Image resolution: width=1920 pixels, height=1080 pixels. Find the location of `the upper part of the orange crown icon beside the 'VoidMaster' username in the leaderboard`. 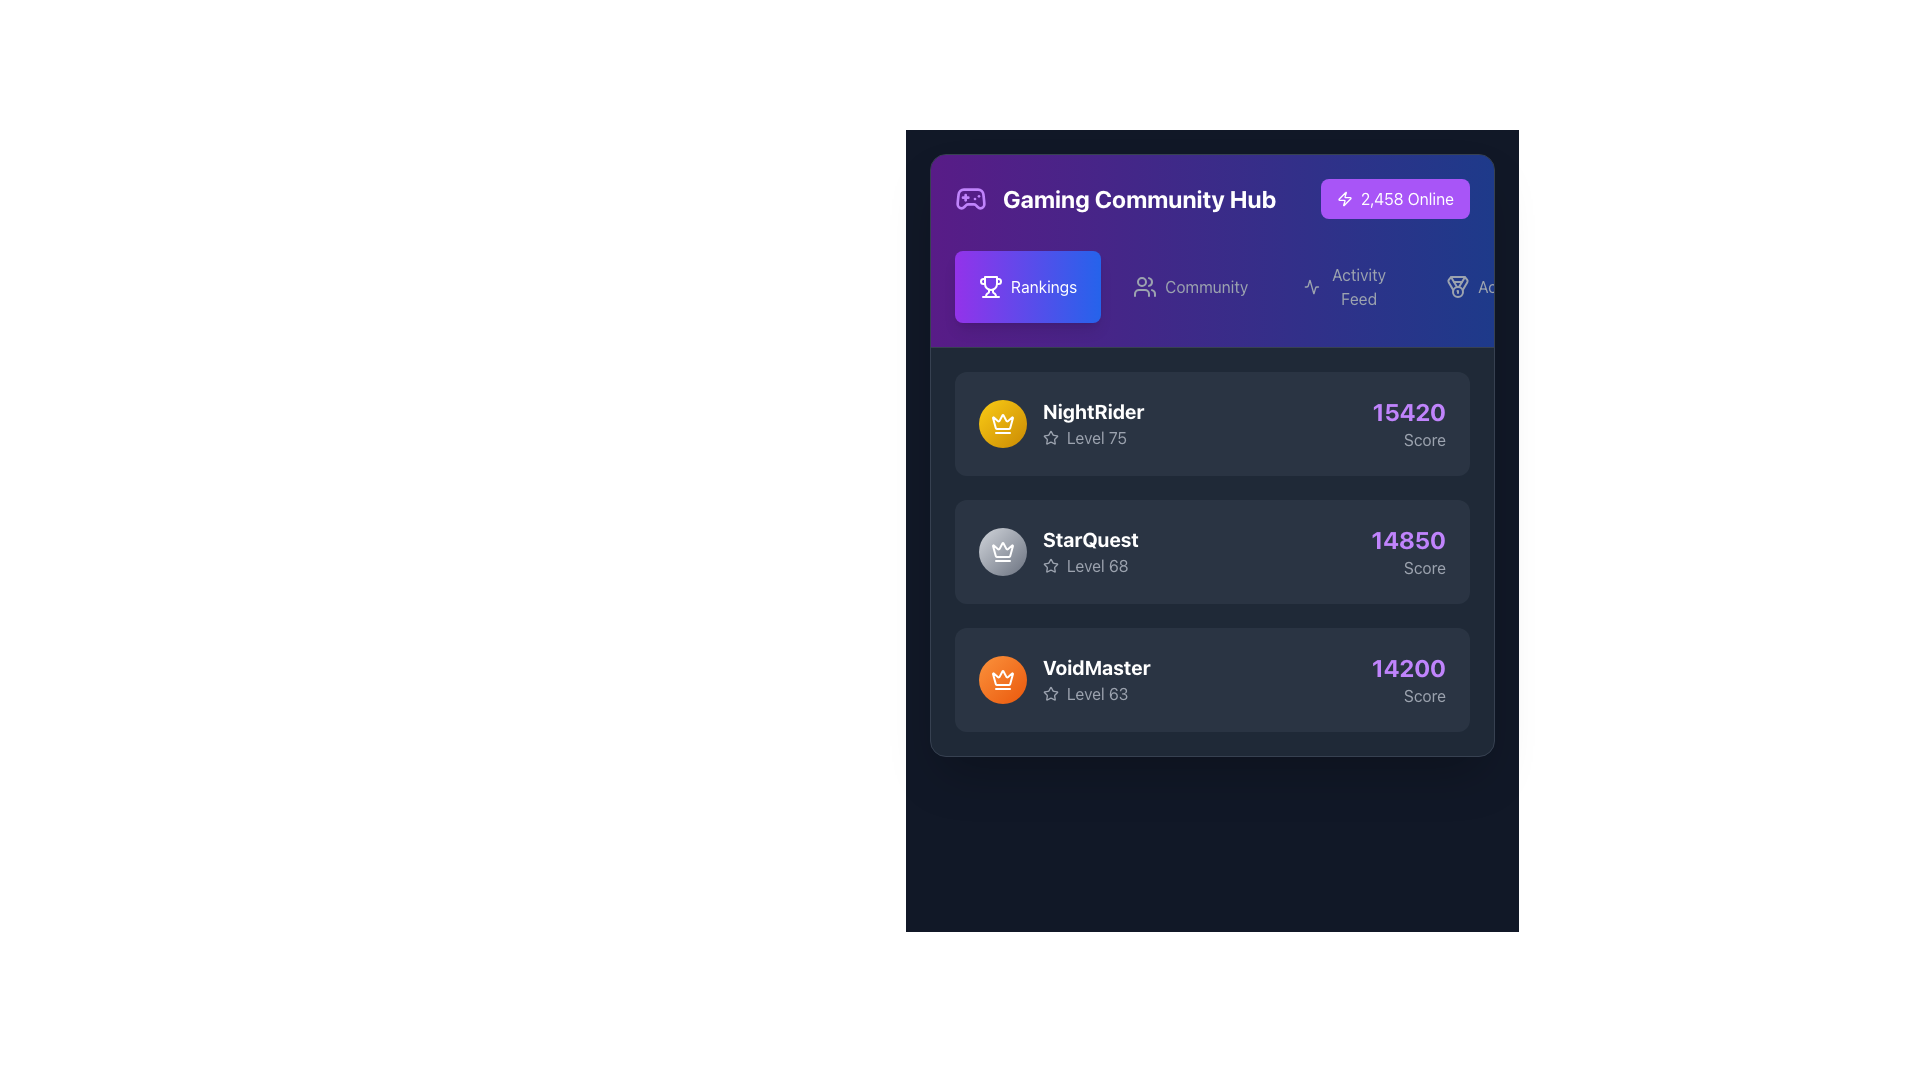

the upper part of the orange crown icon beside the 'VoidMaster' username in the leaderboard is located at coordinates (1003, 677).